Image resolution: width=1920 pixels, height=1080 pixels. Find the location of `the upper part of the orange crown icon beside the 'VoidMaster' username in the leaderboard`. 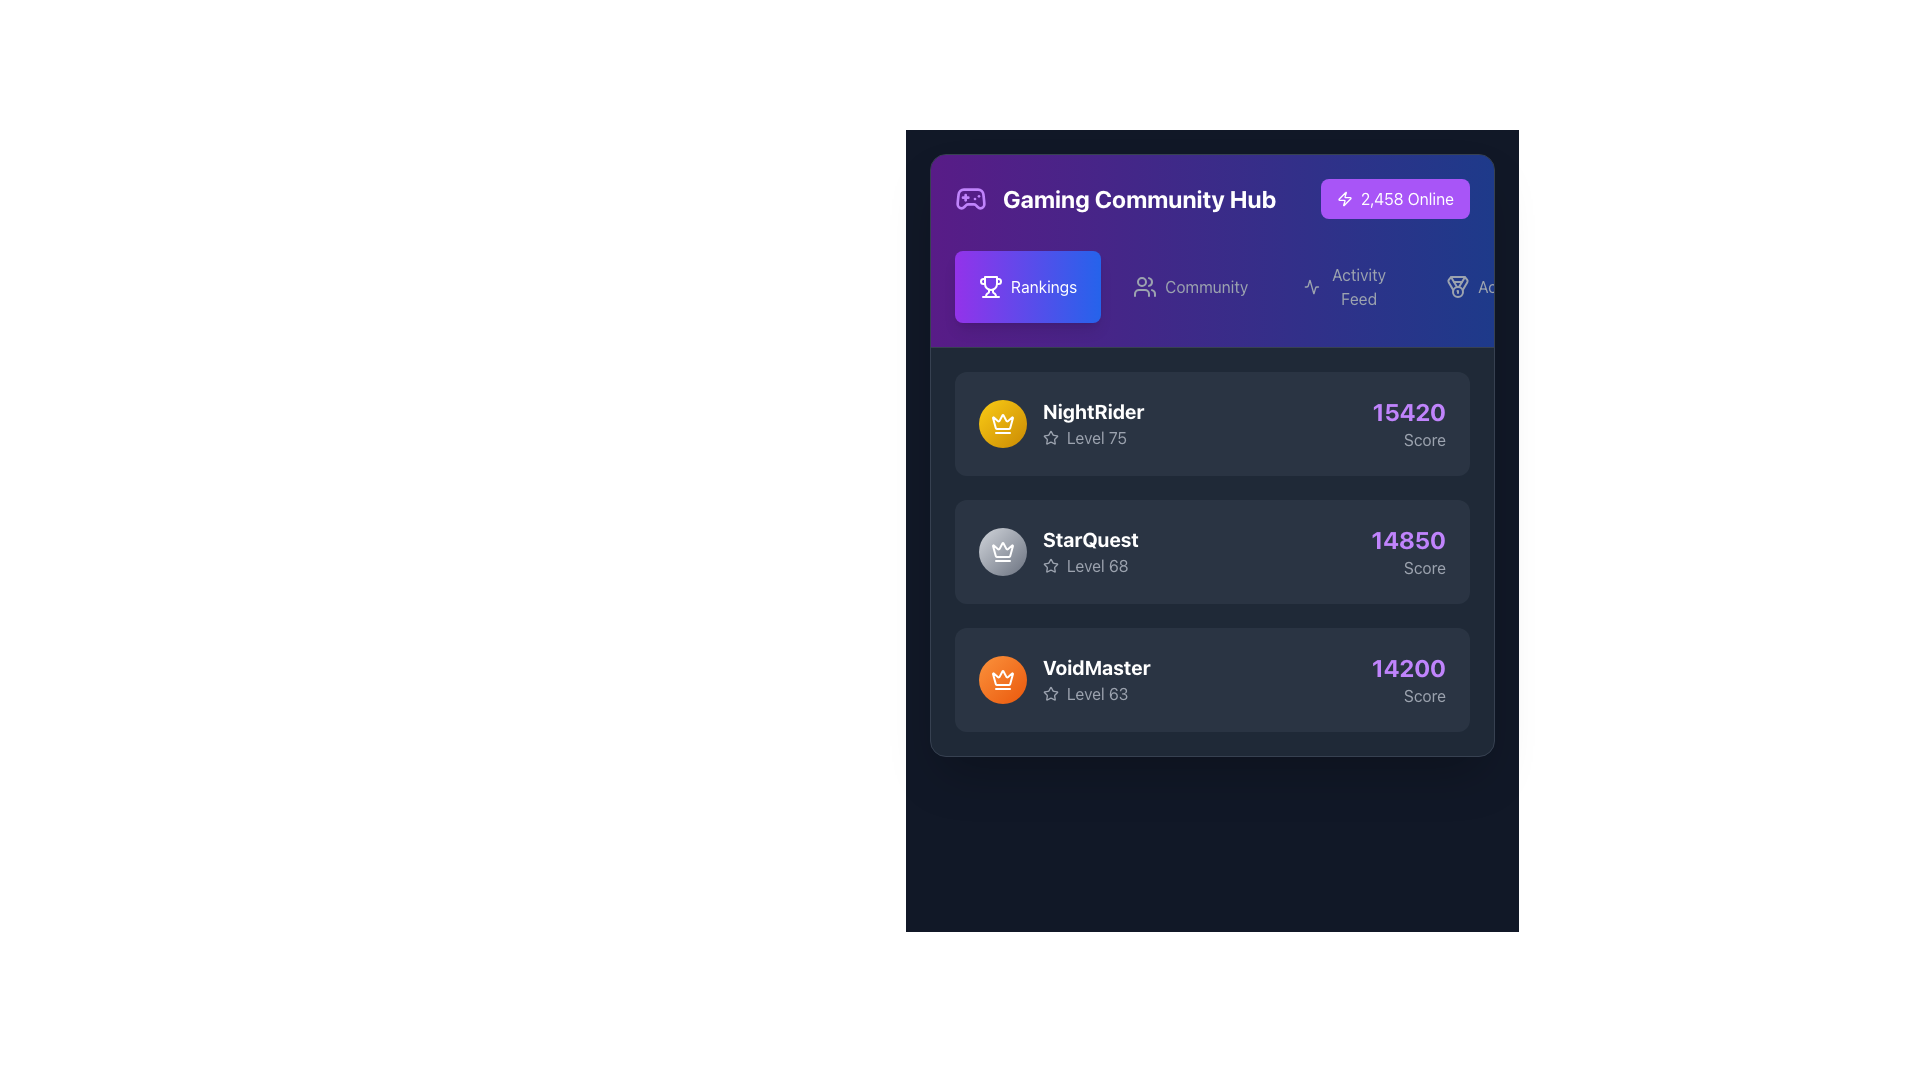

the upper part of the orange crown icon beside the 'VoidMaster' username in the leaderboard is located at coordinates (1003, 677).